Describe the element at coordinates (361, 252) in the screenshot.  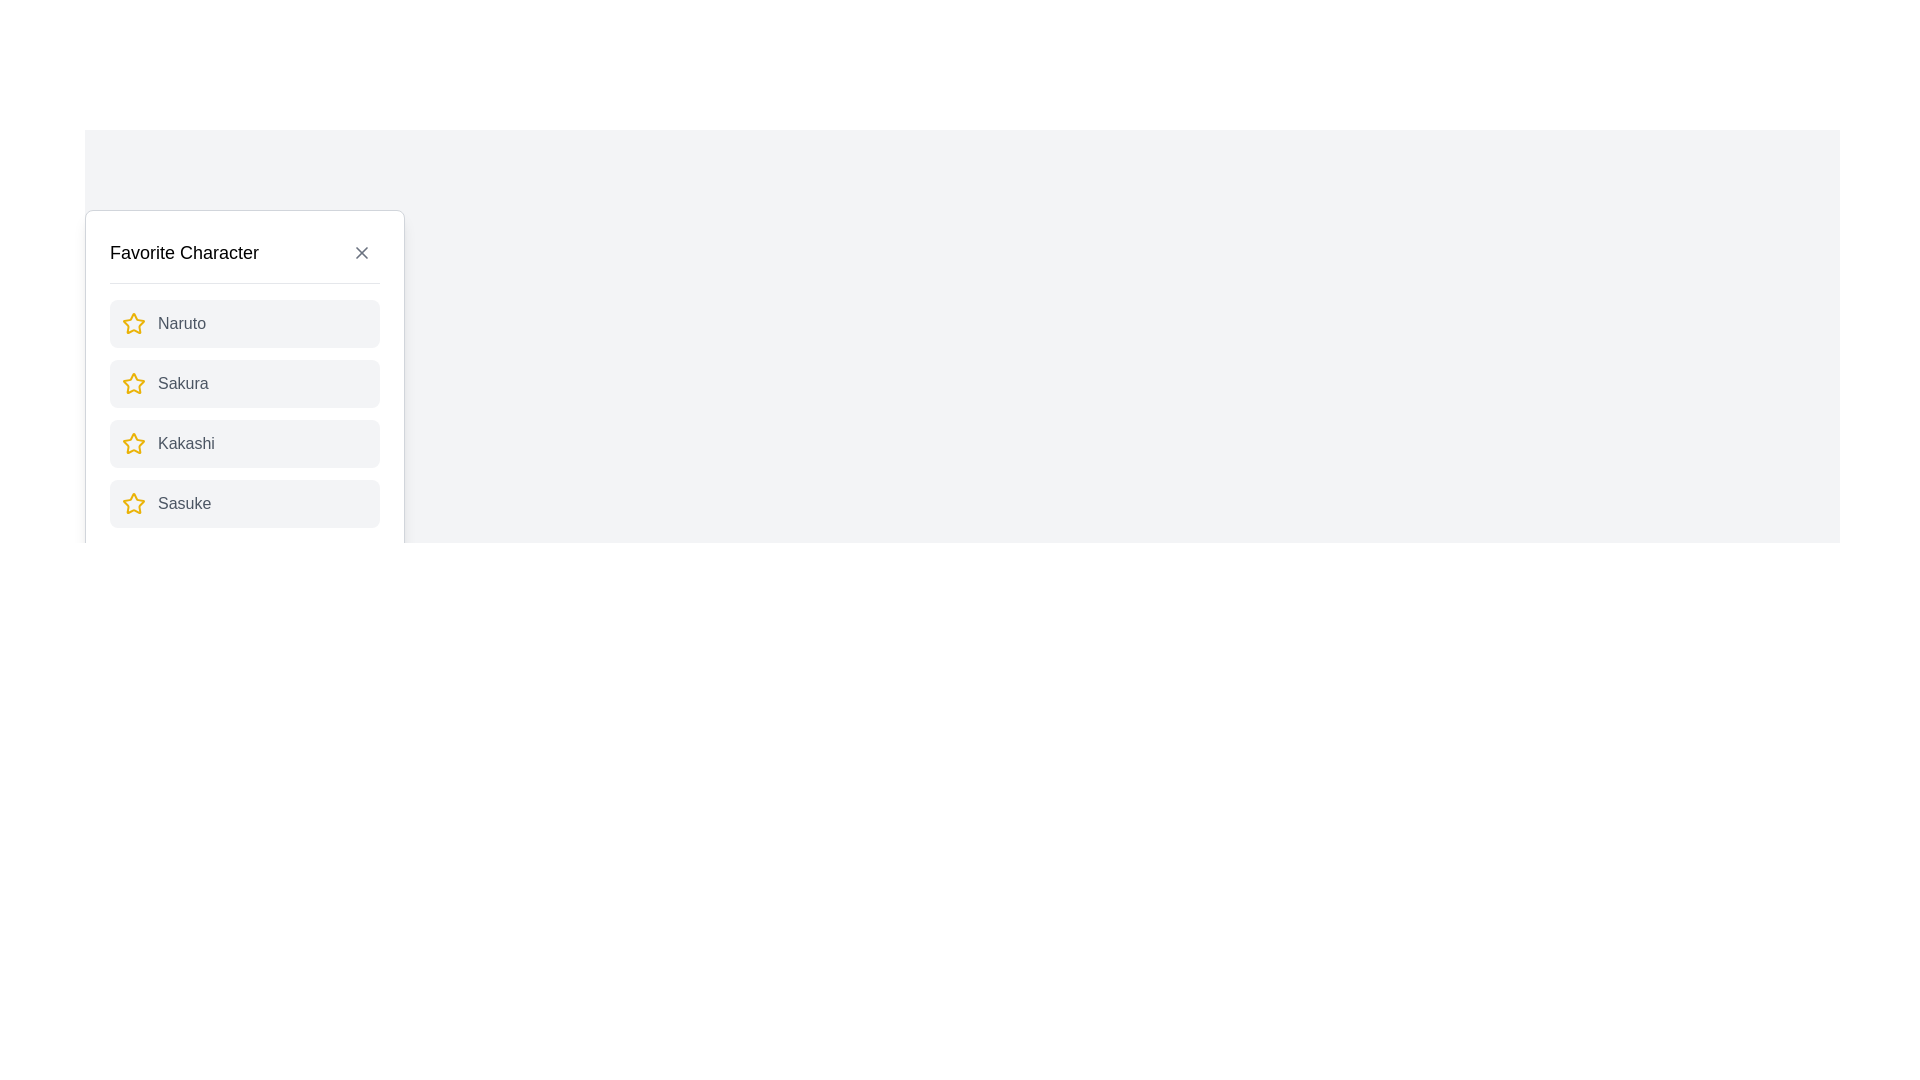
I see `the close icon button represented by a pair of intersecting lines forming an 'X' located in the top-right corner of the 'Favorite Character' card` at that location.